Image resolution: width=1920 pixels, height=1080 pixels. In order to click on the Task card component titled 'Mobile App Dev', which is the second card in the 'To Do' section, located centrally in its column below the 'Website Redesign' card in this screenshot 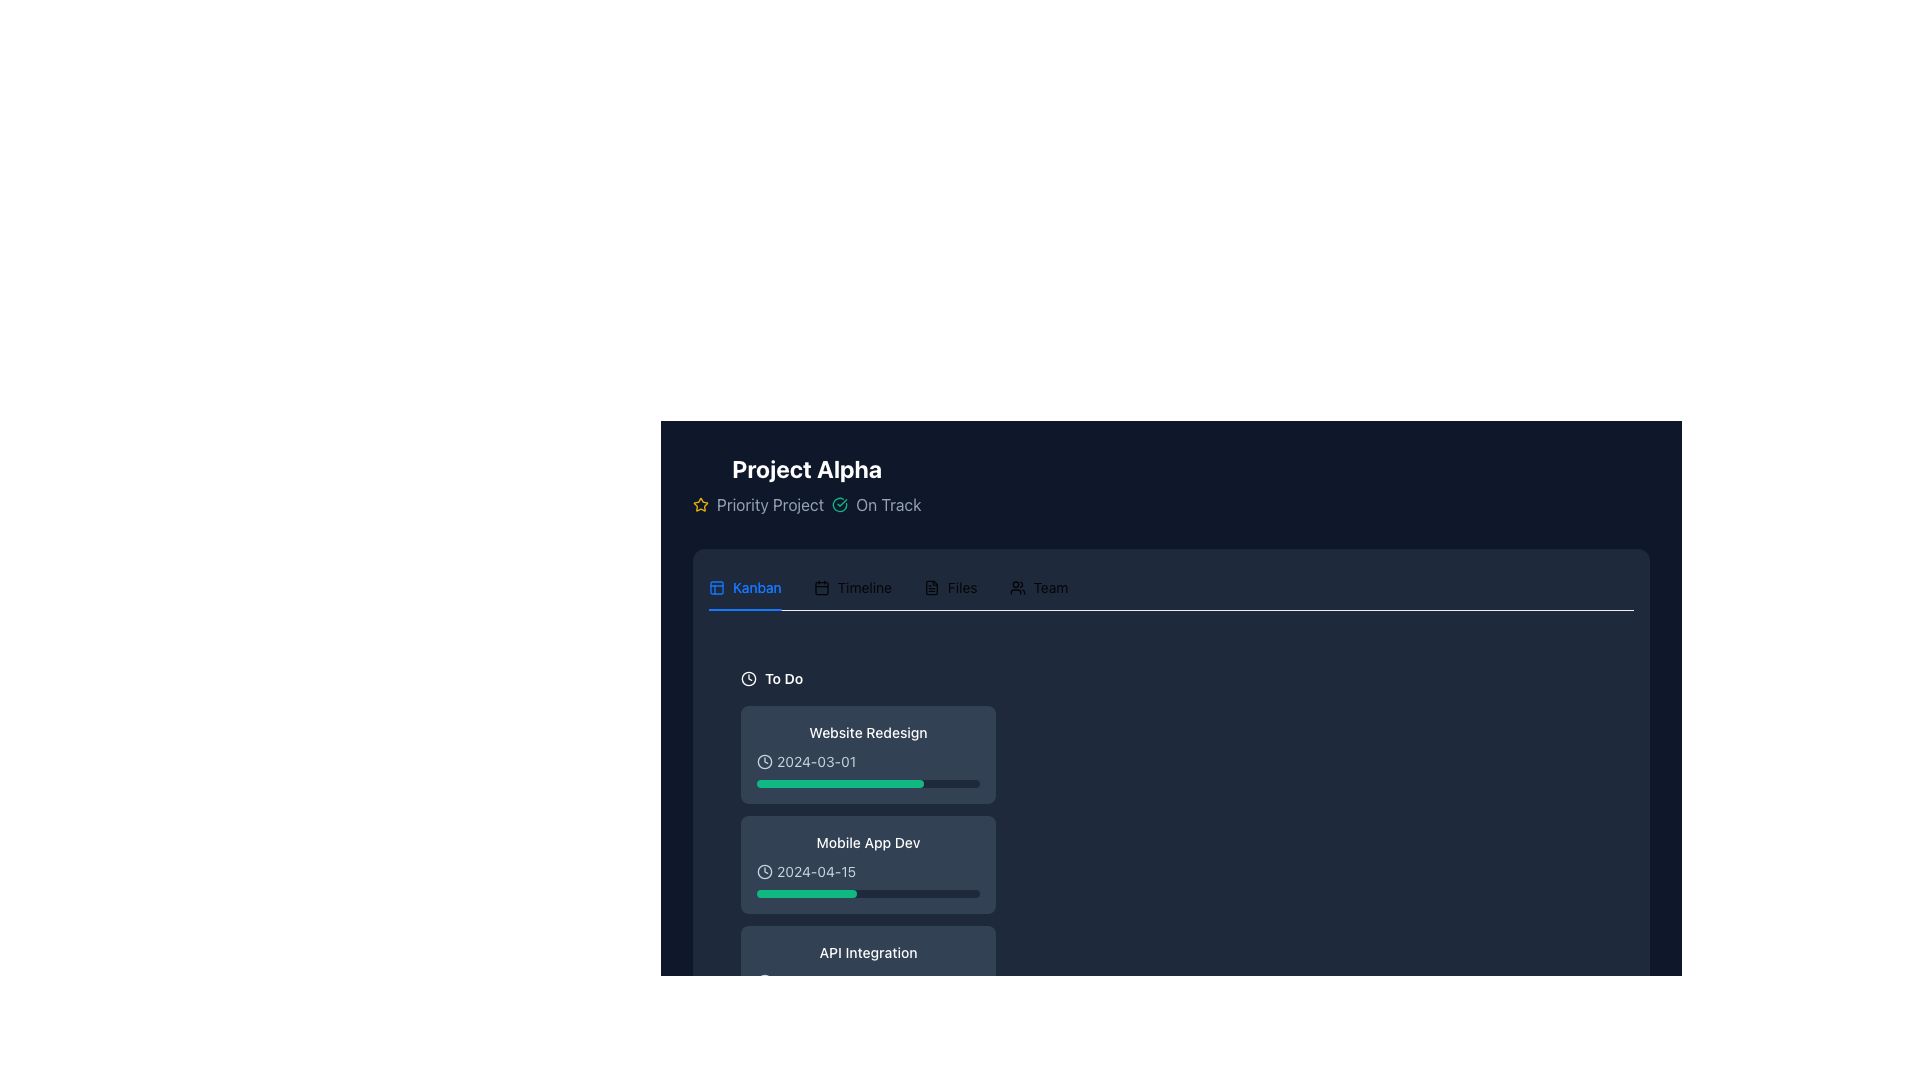, I will do `click(868, 852)`.